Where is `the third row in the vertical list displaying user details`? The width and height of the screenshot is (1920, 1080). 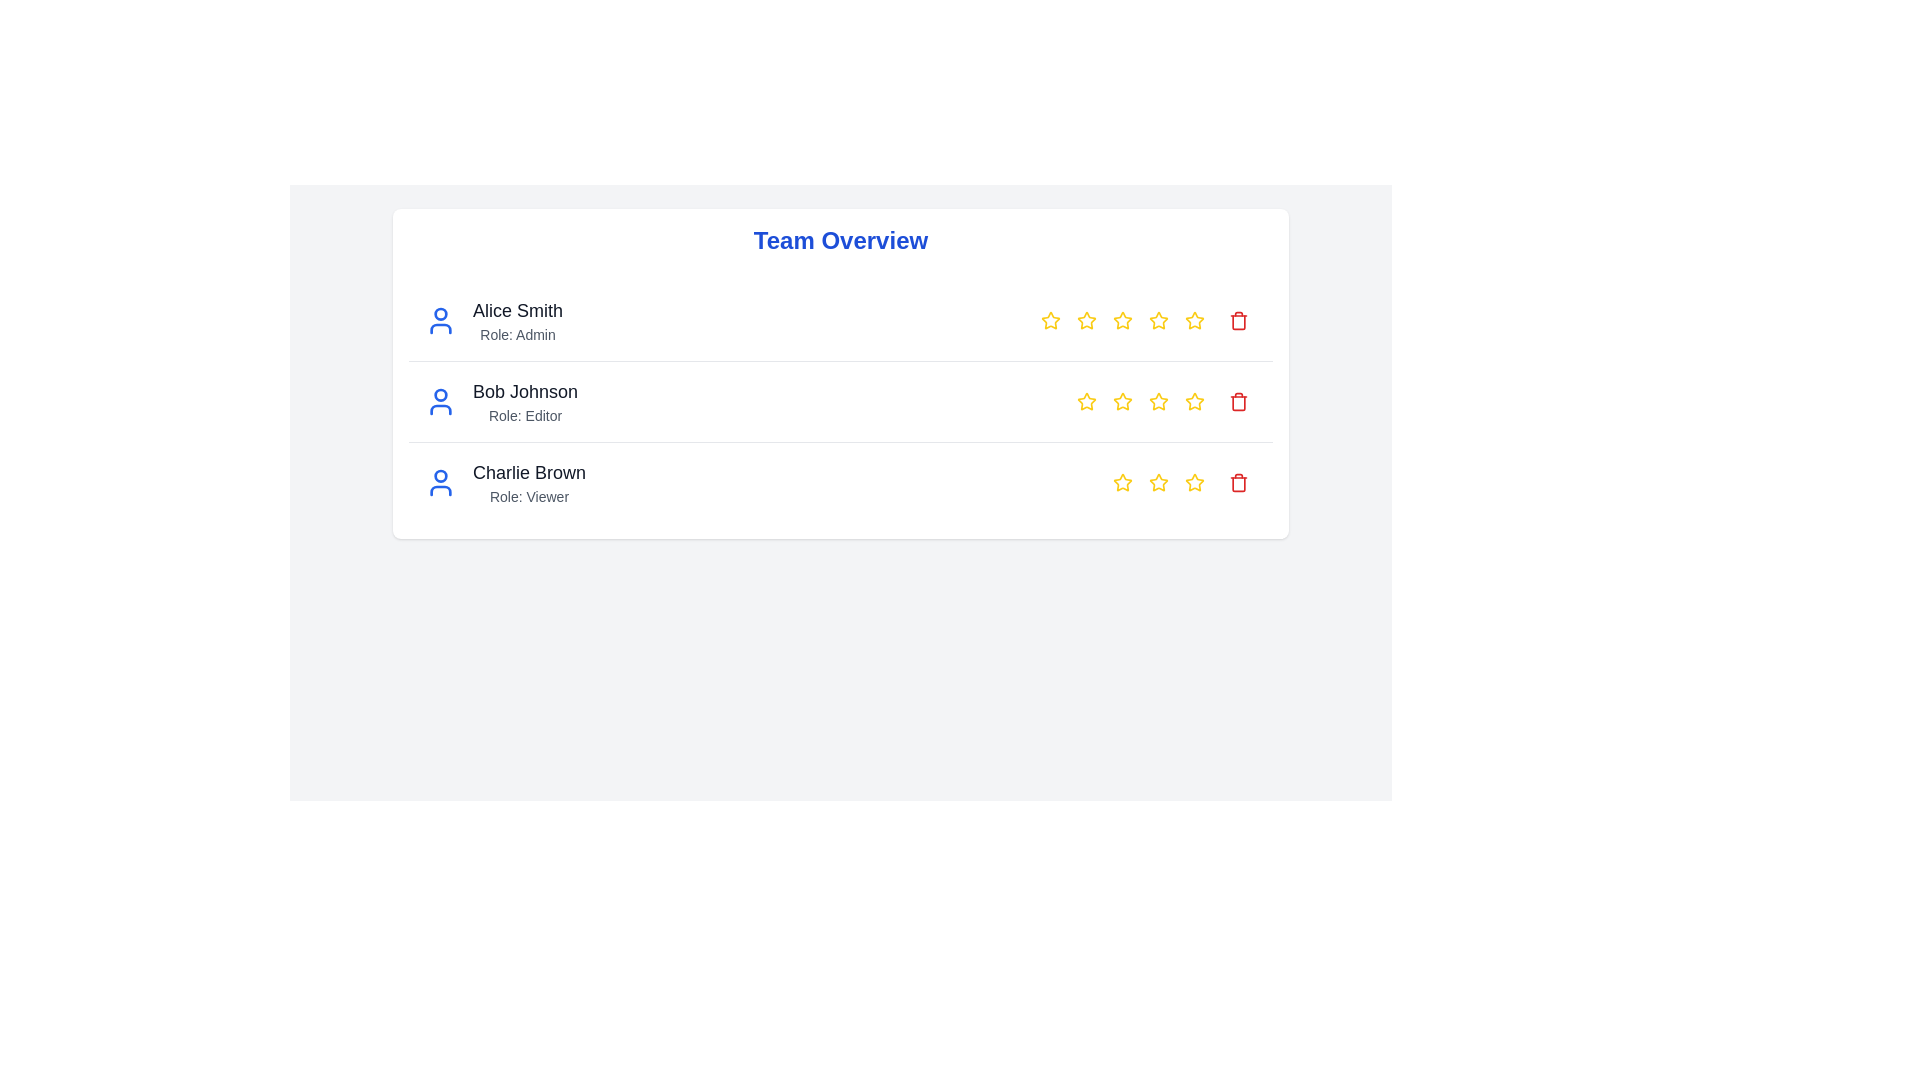
the third row in the vertical list displaying user details is located at coordinates (840, 482).